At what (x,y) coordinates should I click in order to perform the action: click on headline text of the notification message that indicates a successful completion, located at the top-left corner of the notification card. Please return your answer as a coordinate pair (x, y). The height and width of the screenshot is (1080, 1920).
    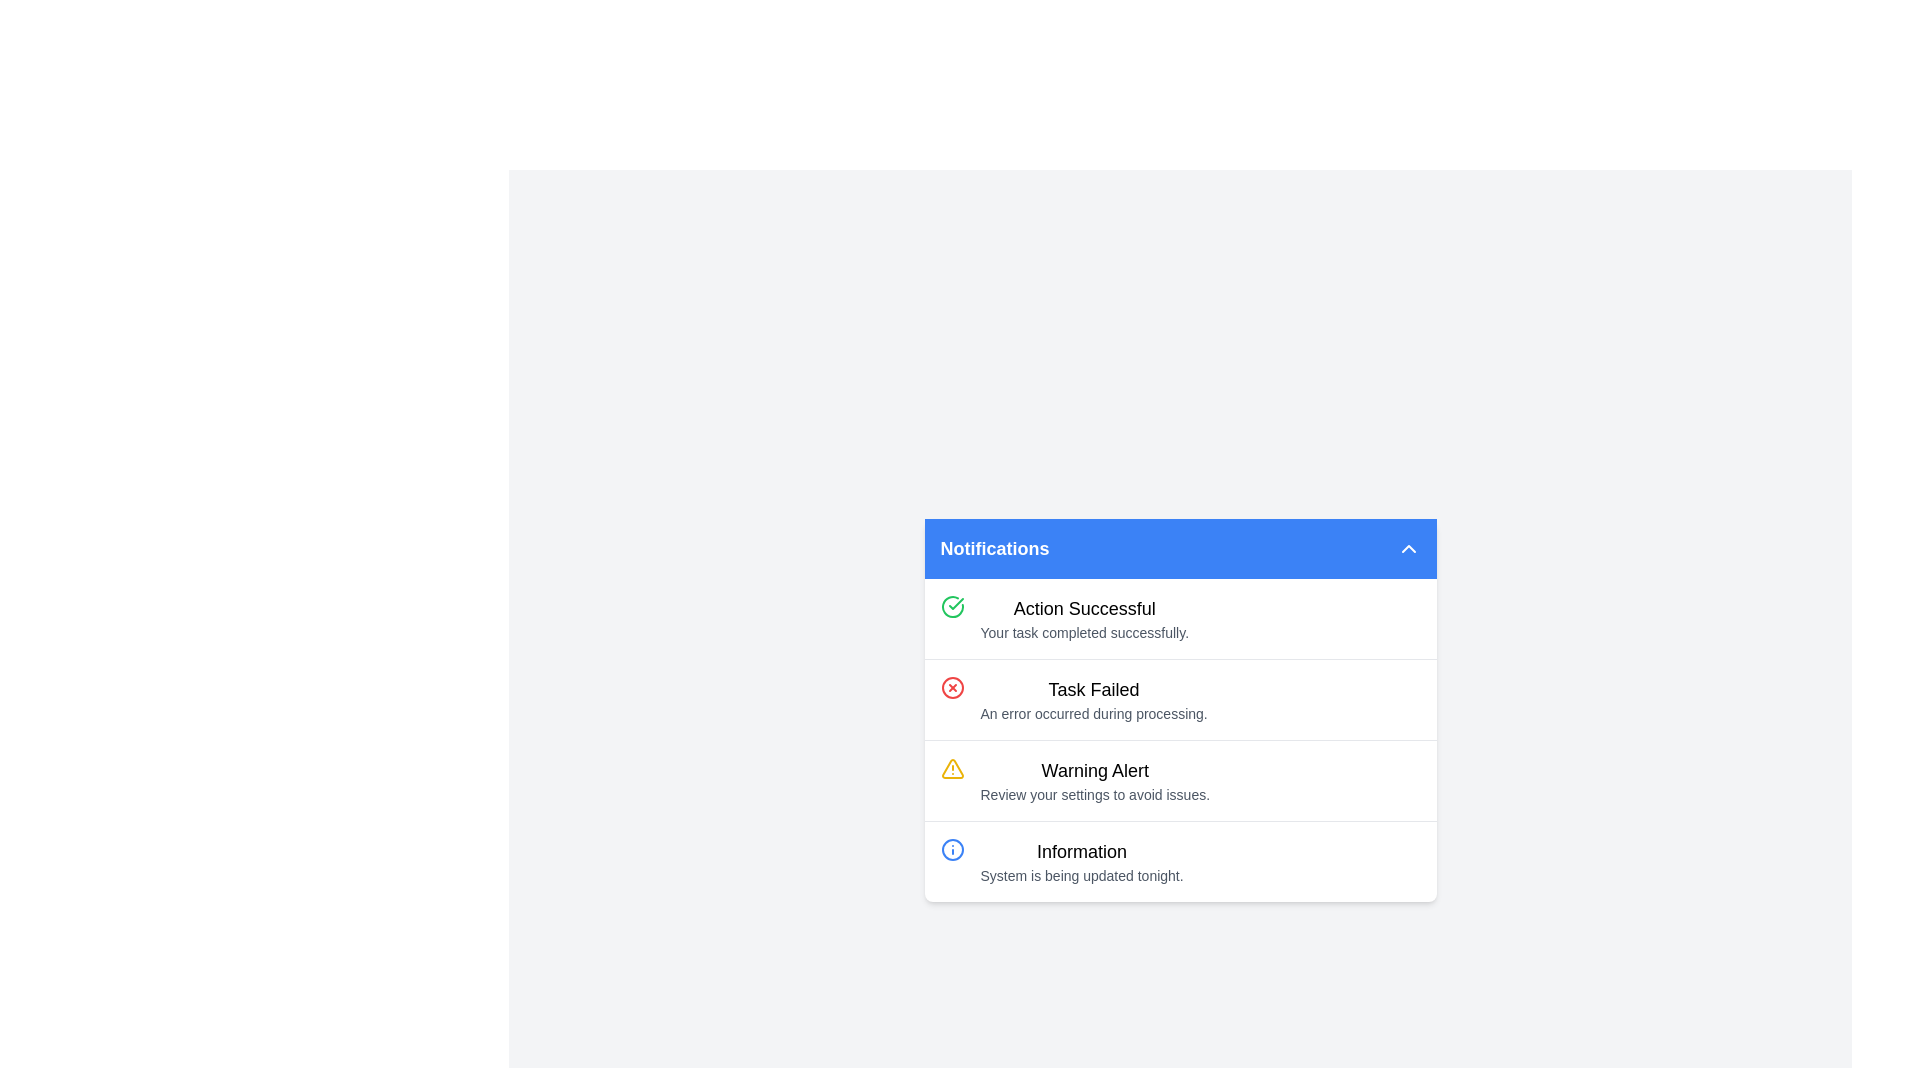
    Looking at the image, I should click on (1083, 607).